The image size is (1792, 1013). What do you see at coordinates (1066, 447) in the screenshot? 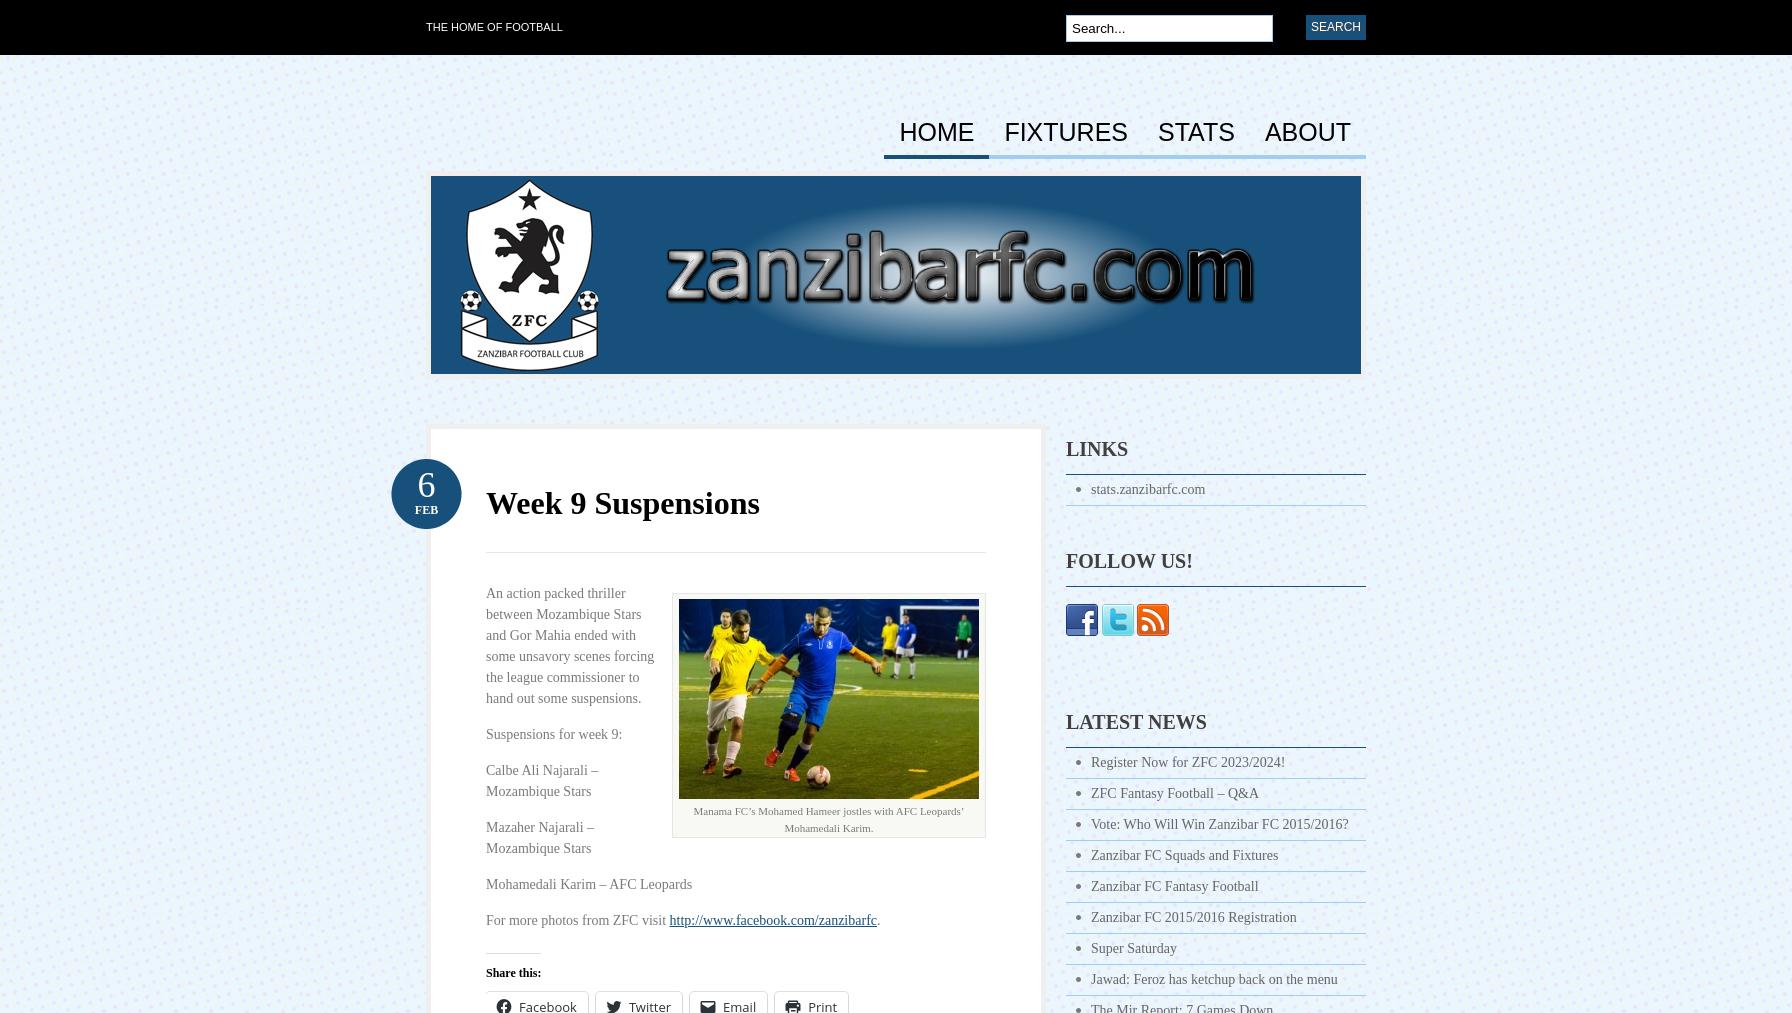
I see `'Links'` at bounding box center [1066, 447].